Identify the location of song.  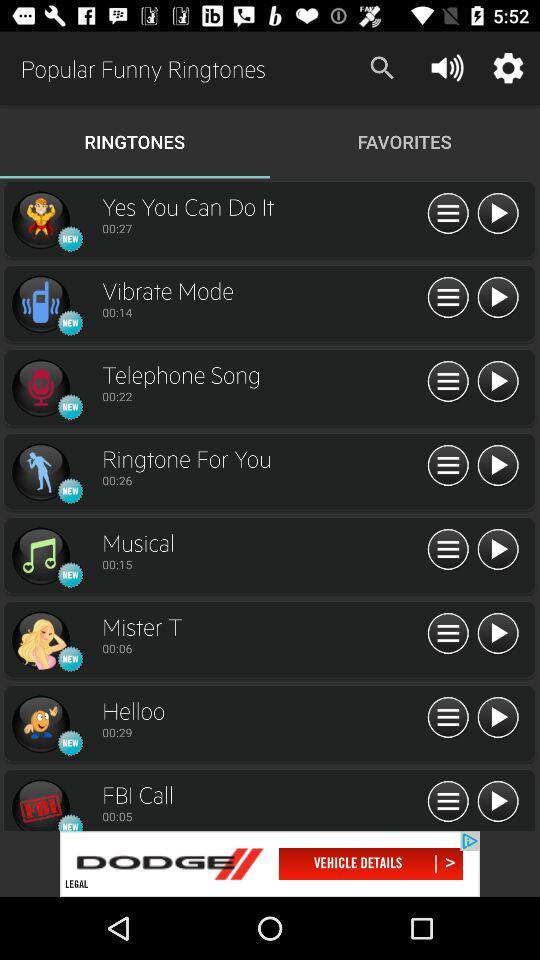
(496, 214).